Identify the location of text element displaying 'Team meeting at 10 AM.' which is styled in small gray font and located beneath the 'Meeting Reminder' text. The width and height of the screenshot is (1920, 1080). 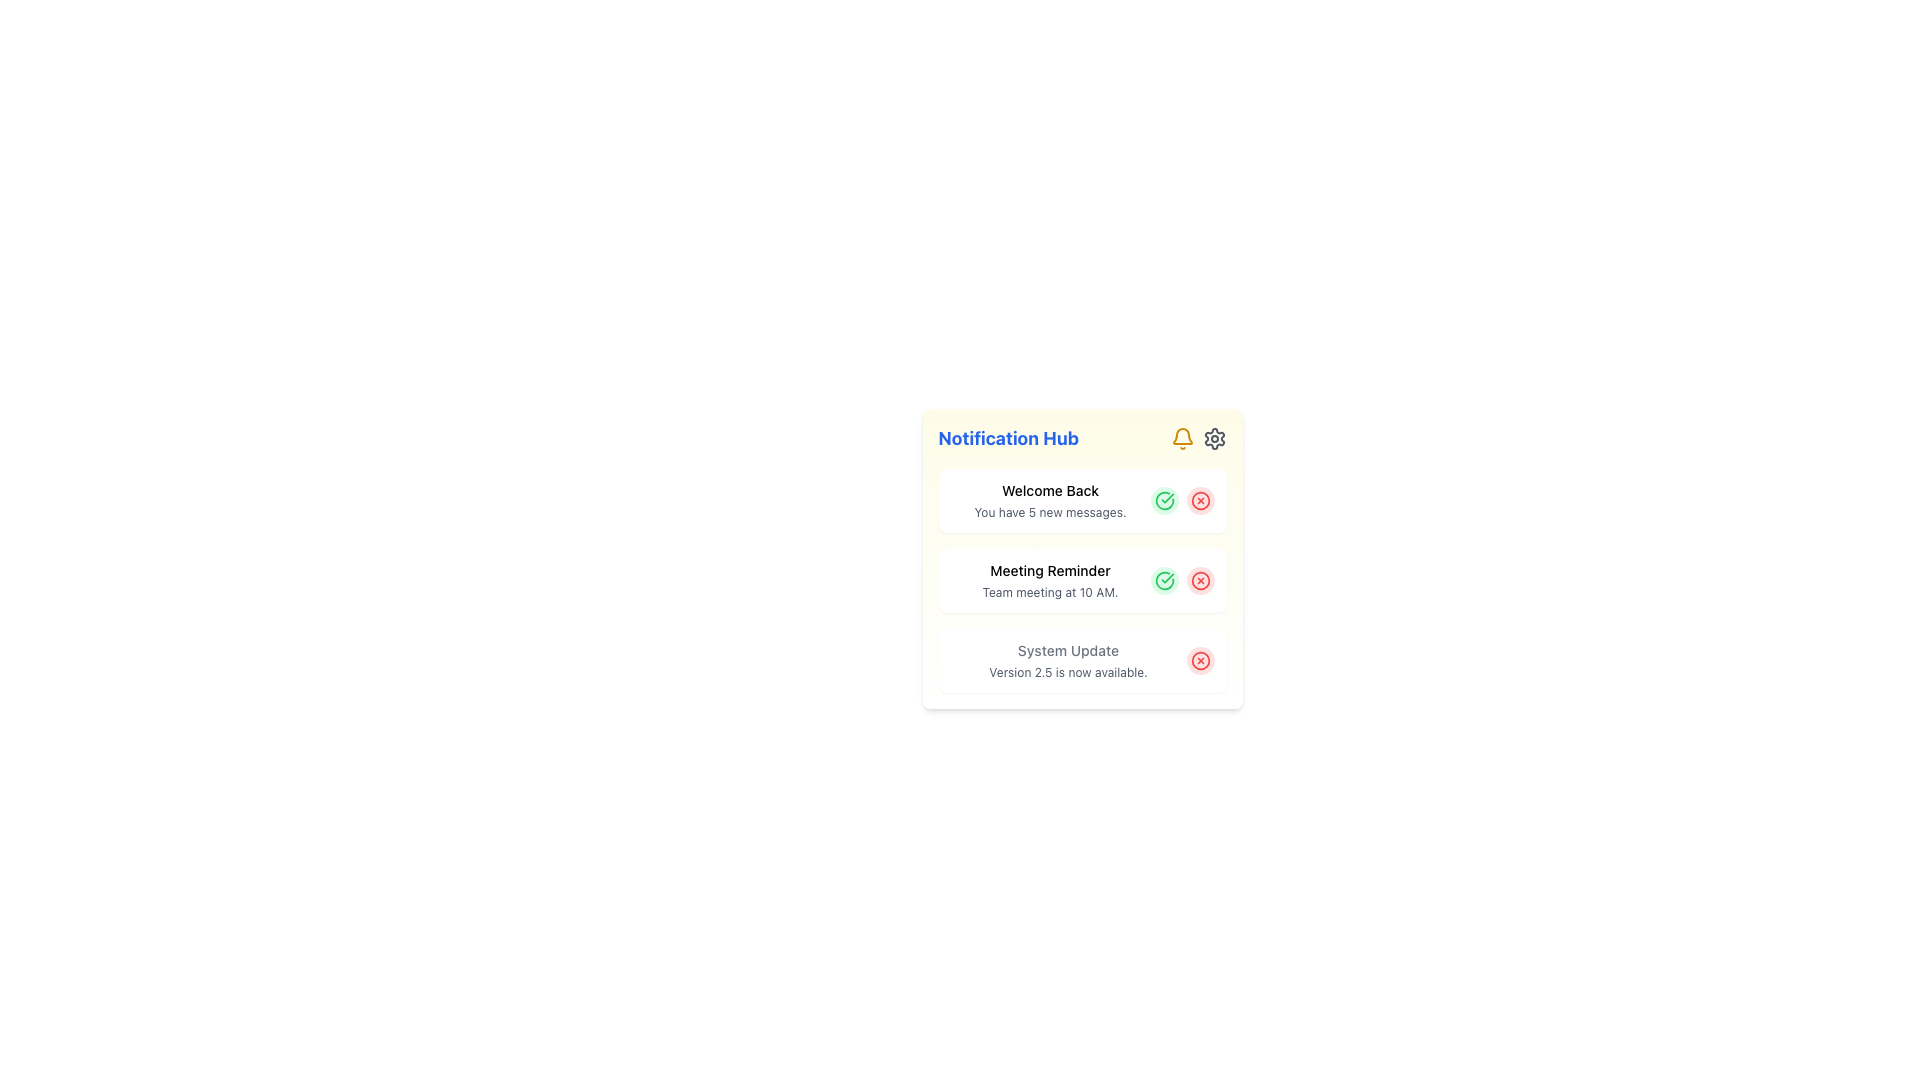
(1049, 592).